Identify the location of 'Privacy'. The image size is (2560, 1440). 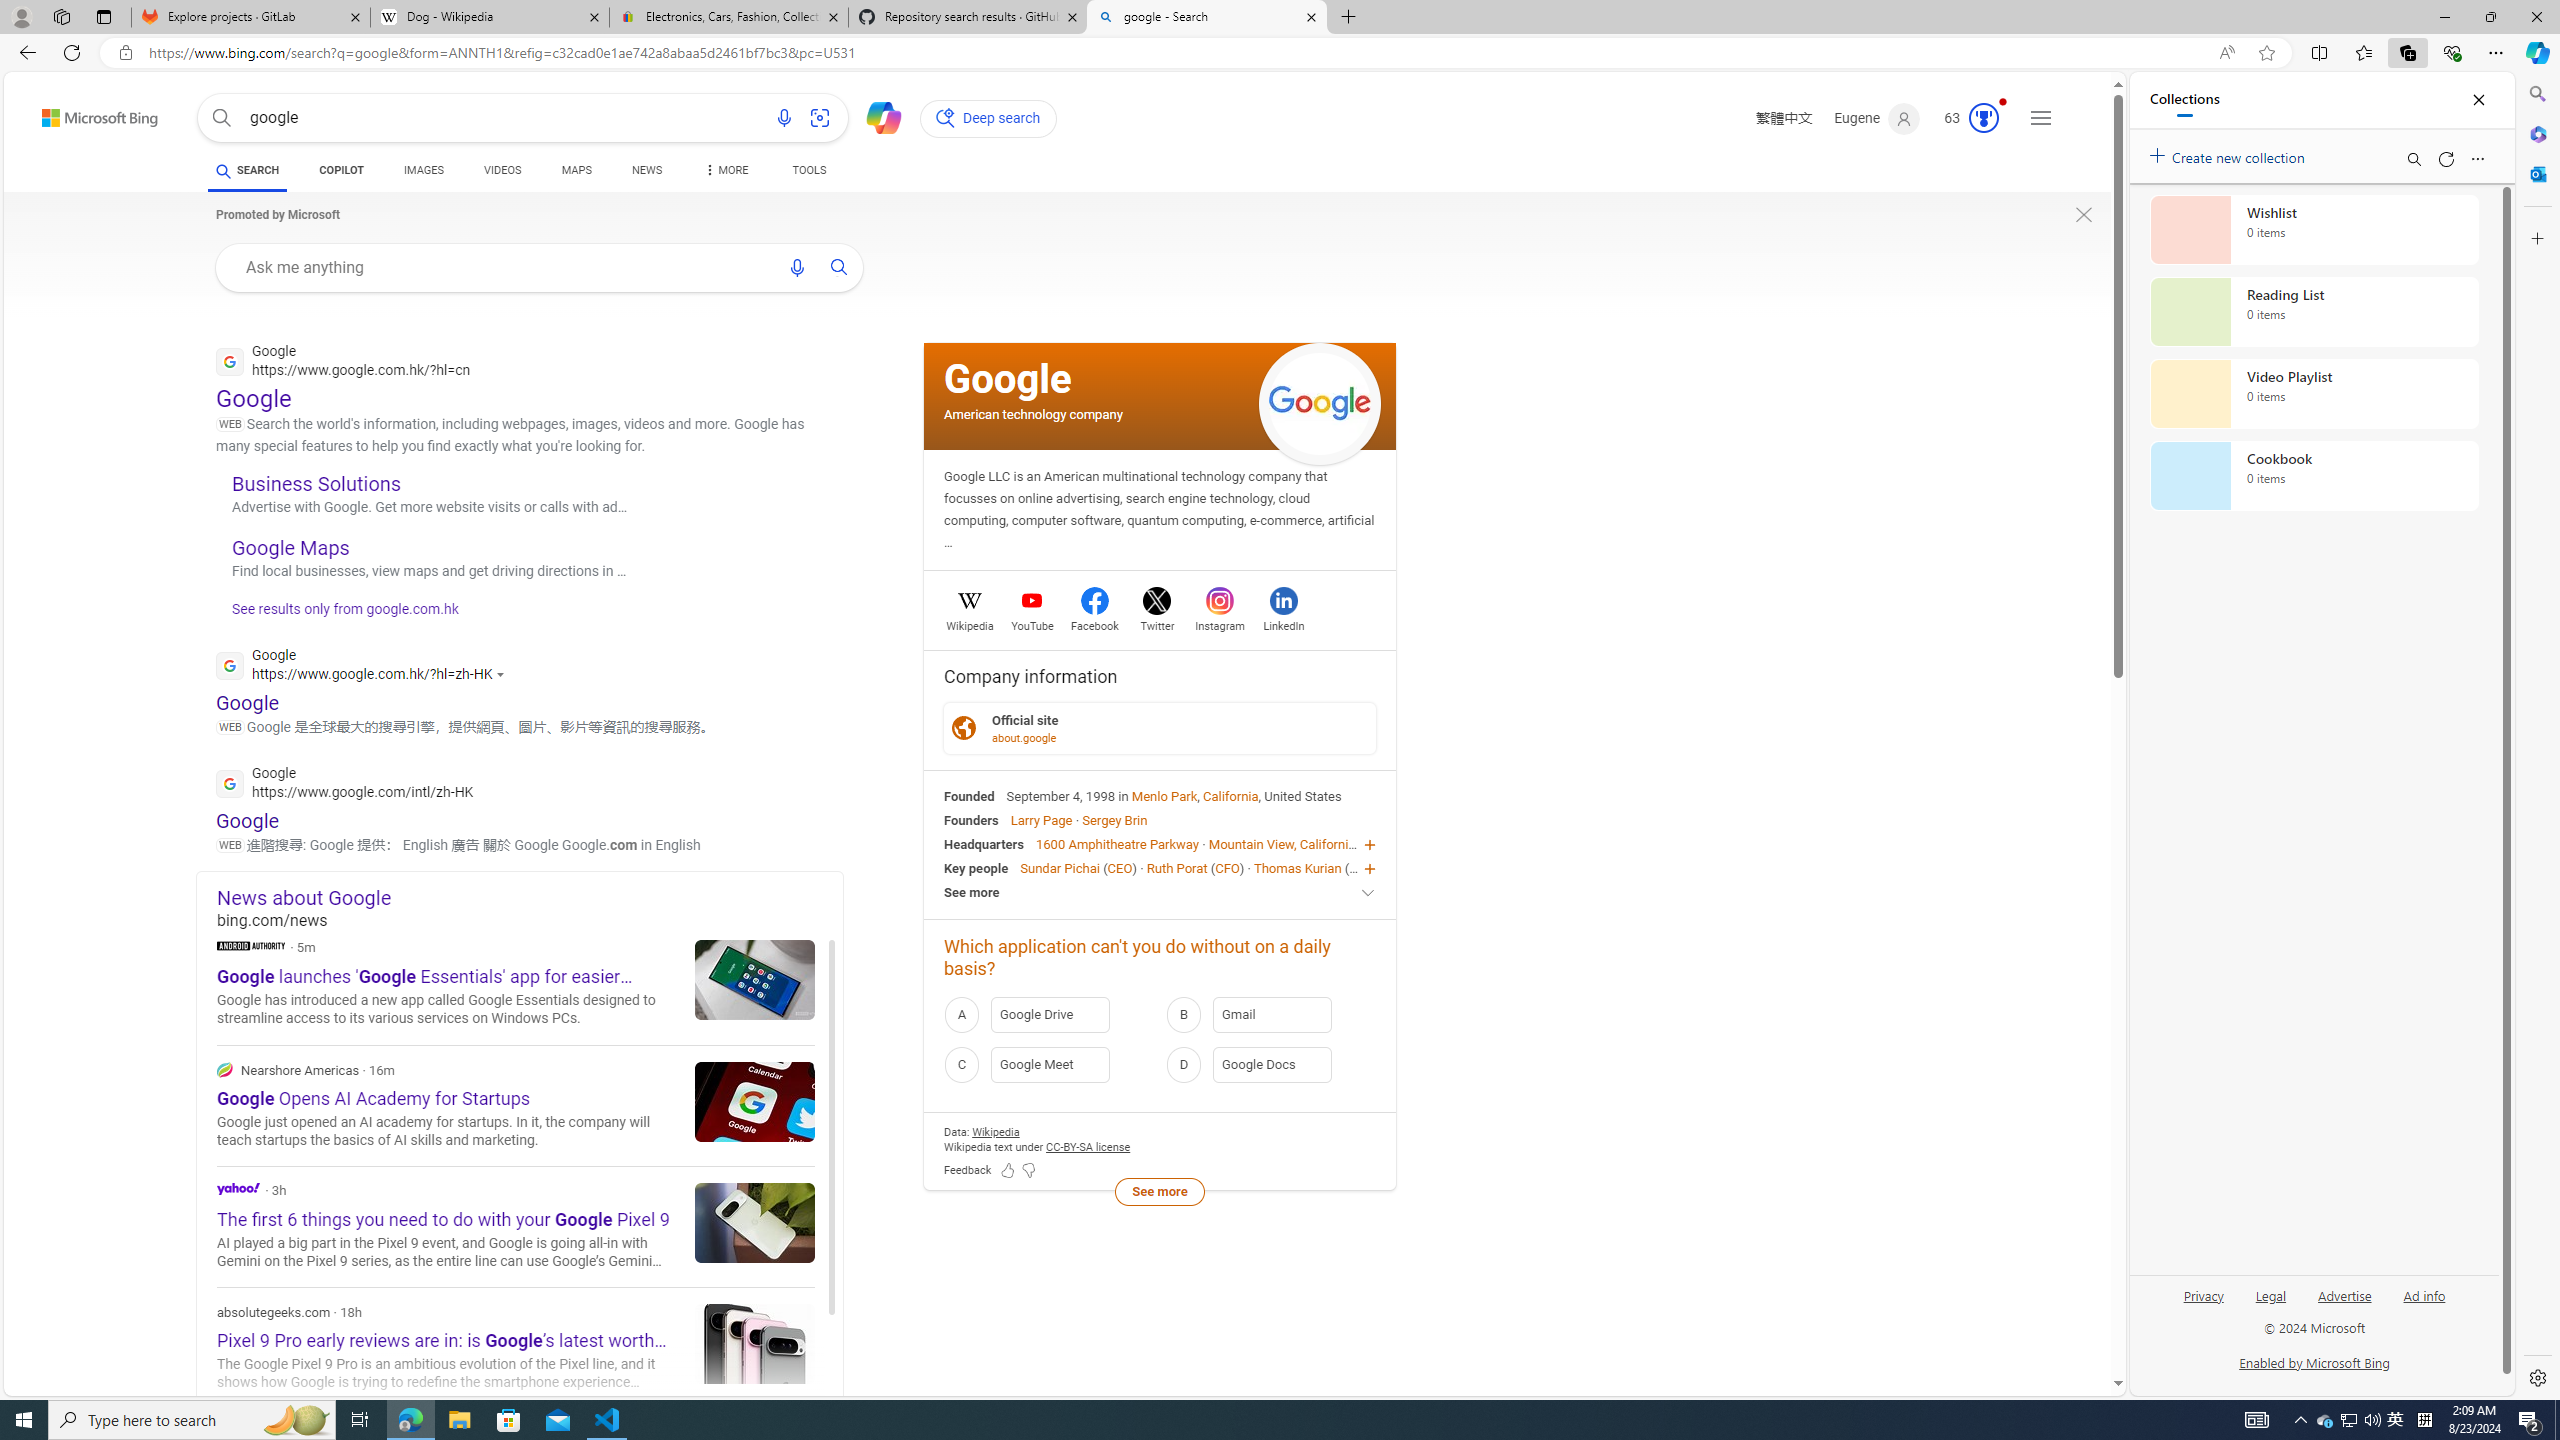
(2204, 1294).